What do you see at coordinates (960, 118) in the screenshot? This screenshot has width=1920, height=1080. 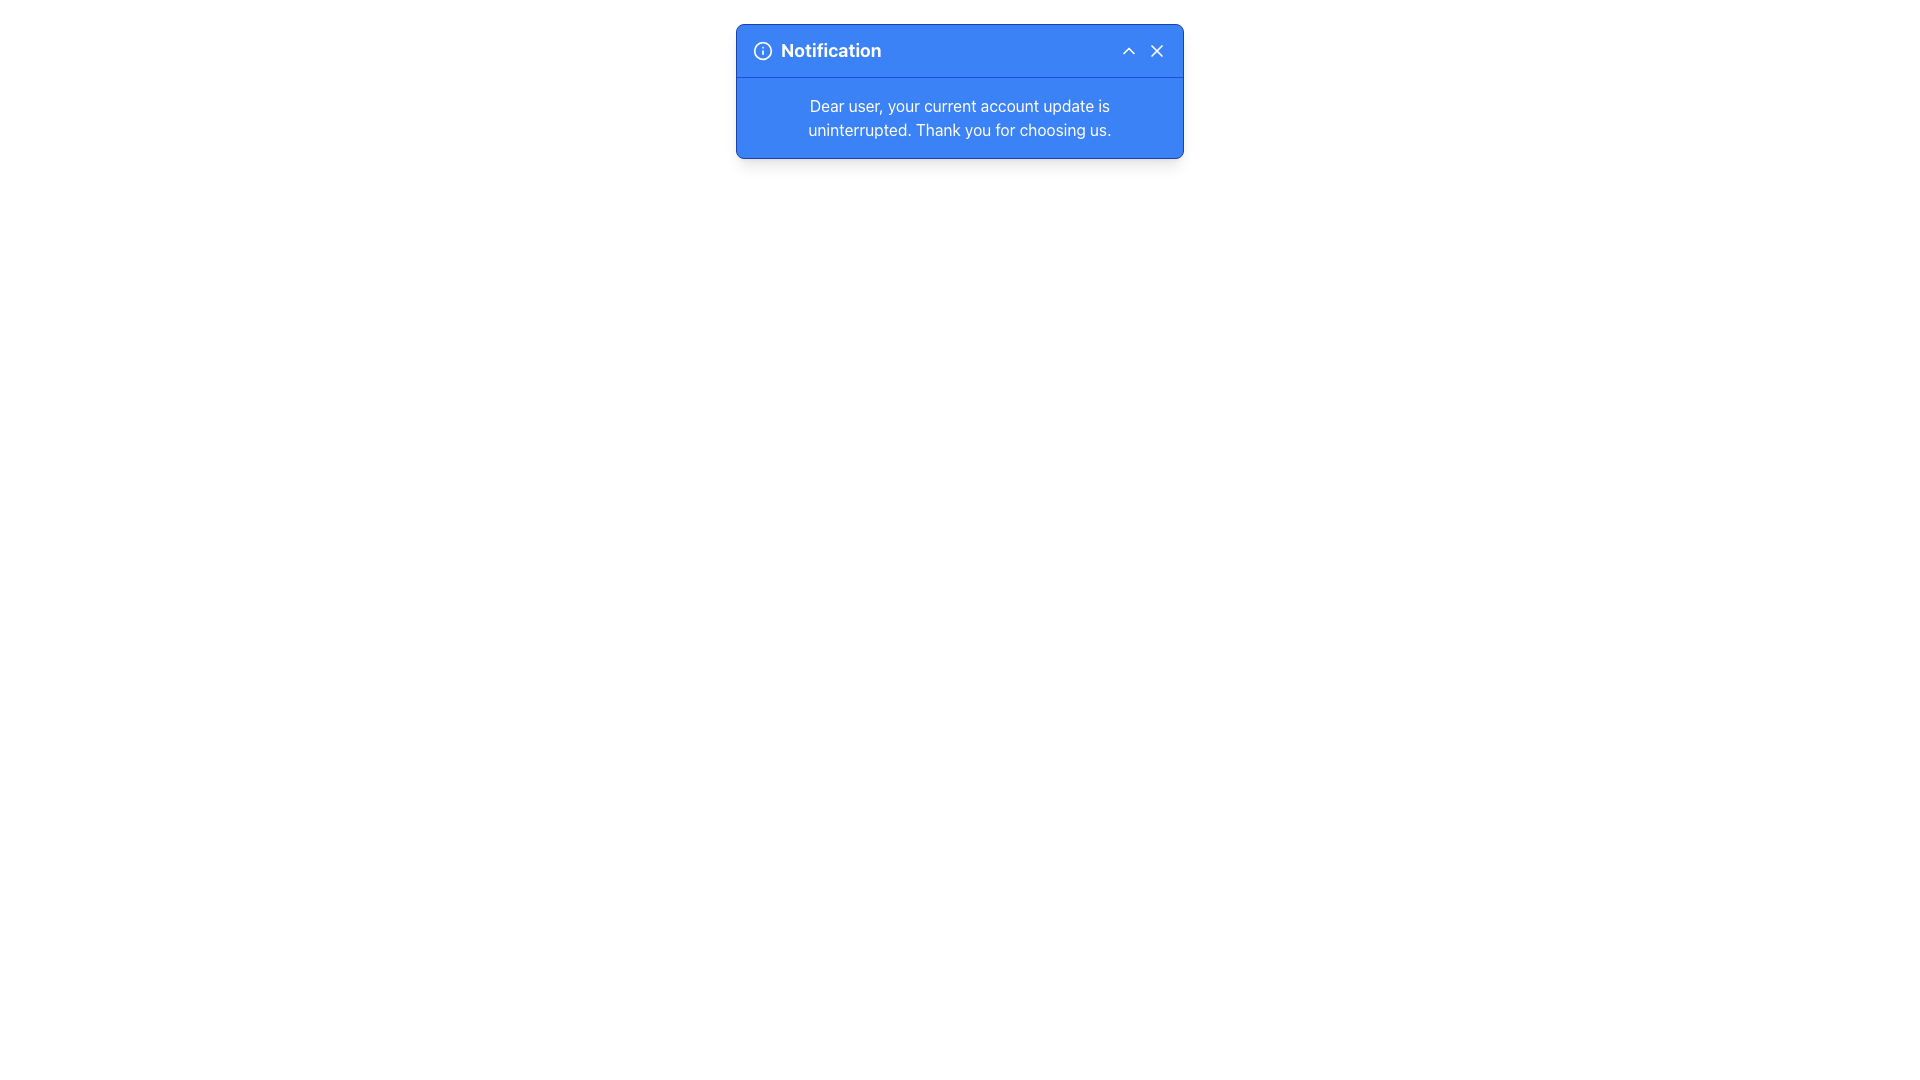 I see `the text block located in the notification panel, which states 'Dear user, your current account update is uninterrupted. Thank you for choosing us.'` at bounding box center [960, 118].